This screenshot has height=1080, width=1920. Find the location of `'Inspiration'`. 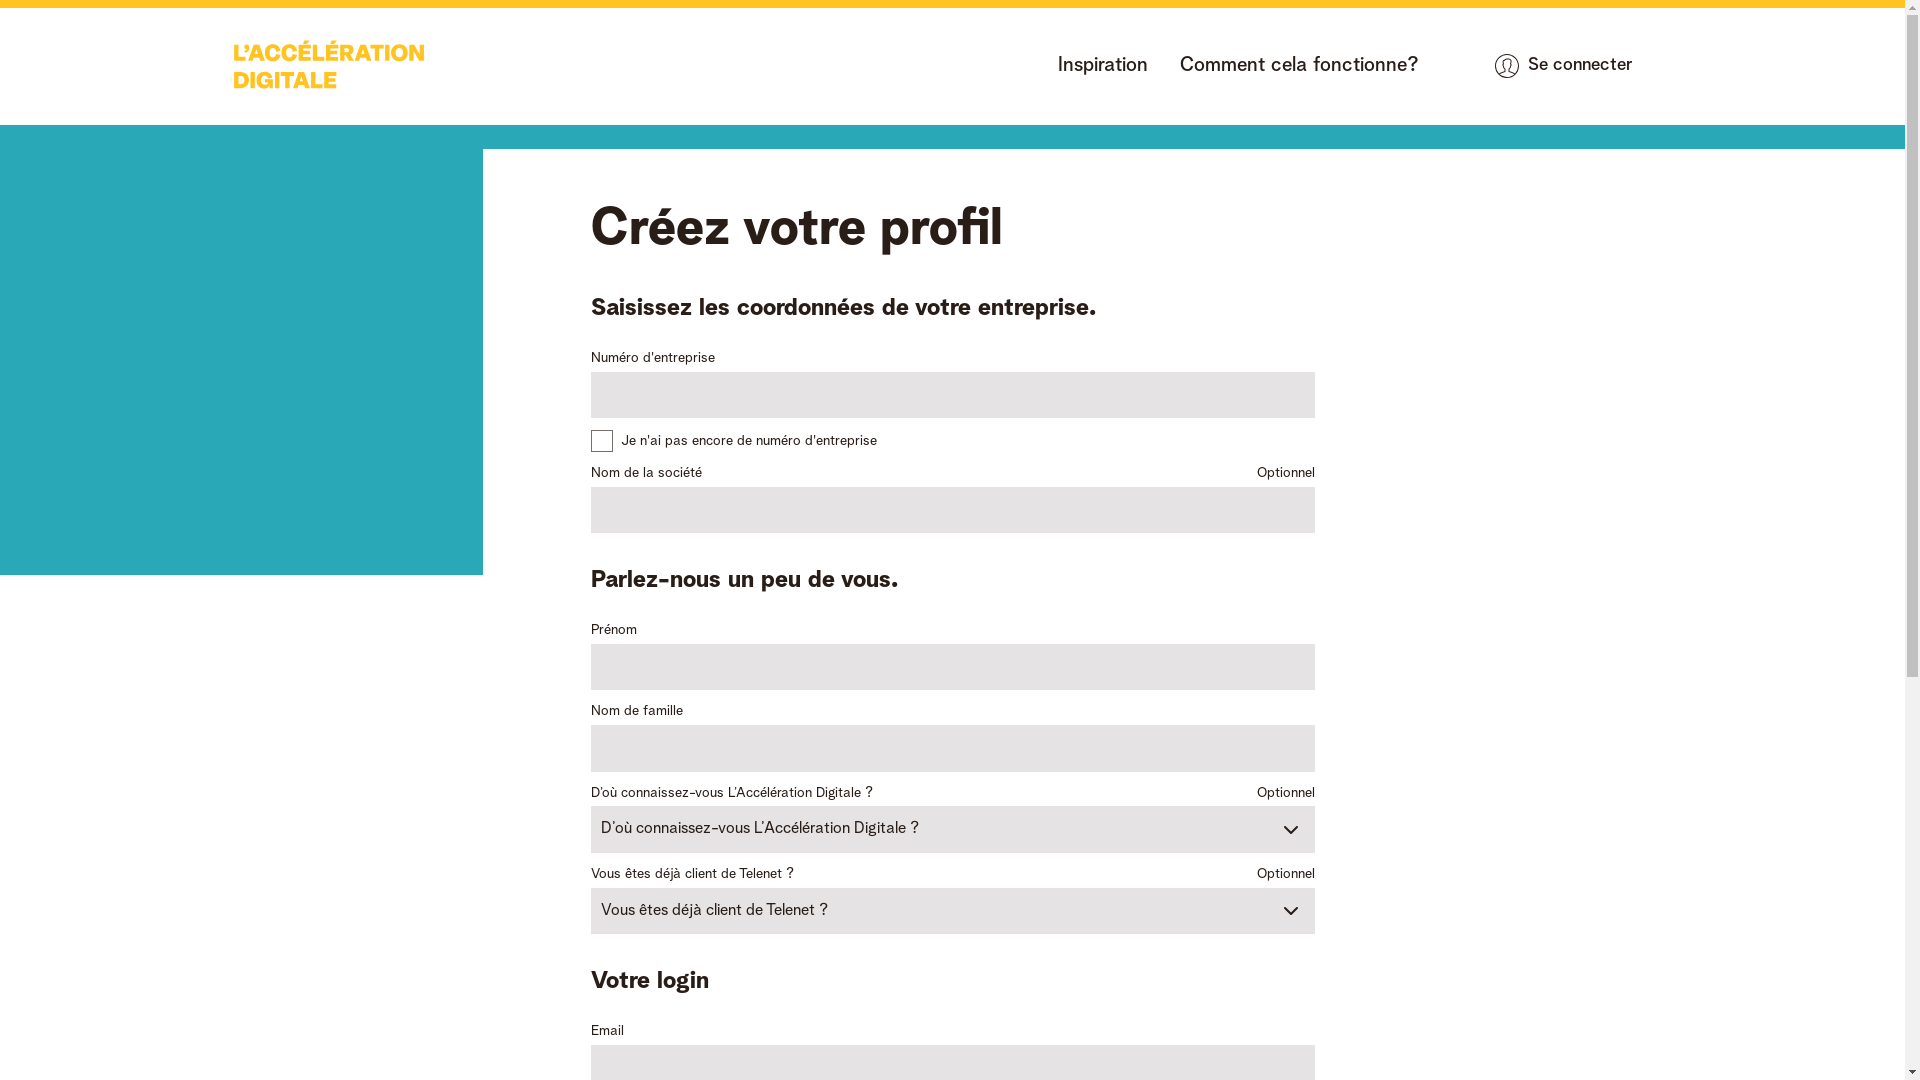

'Inspiration' is located at coordinates (1102, 65).